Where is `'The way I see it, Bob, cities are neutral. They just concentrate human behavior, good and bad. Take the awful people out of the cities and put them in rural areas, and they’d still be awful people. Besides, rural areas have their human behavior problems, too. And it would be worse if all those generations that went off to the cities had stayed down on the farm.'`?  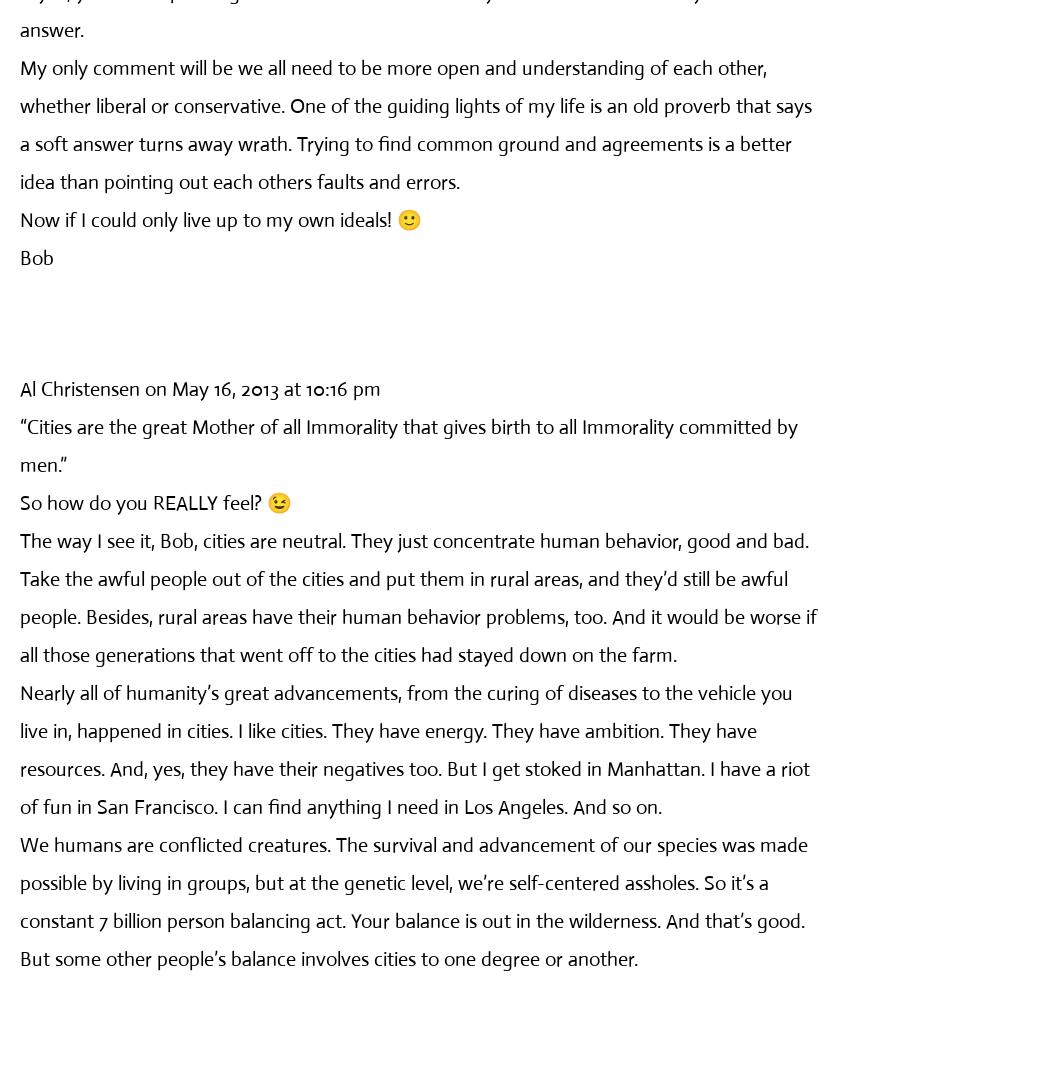 'The way I see it, Bob, cities are neutral. They just concentrate human behavior, good and bad. Take the awful people out of the cities and put them in rural areas, and they’d still be awful people. Besides, rural areas have their human behavior problems, too. And it would be worse if all those generations that went off to the cities had stayed down on the farm.' is located at coordinates (417, 597).